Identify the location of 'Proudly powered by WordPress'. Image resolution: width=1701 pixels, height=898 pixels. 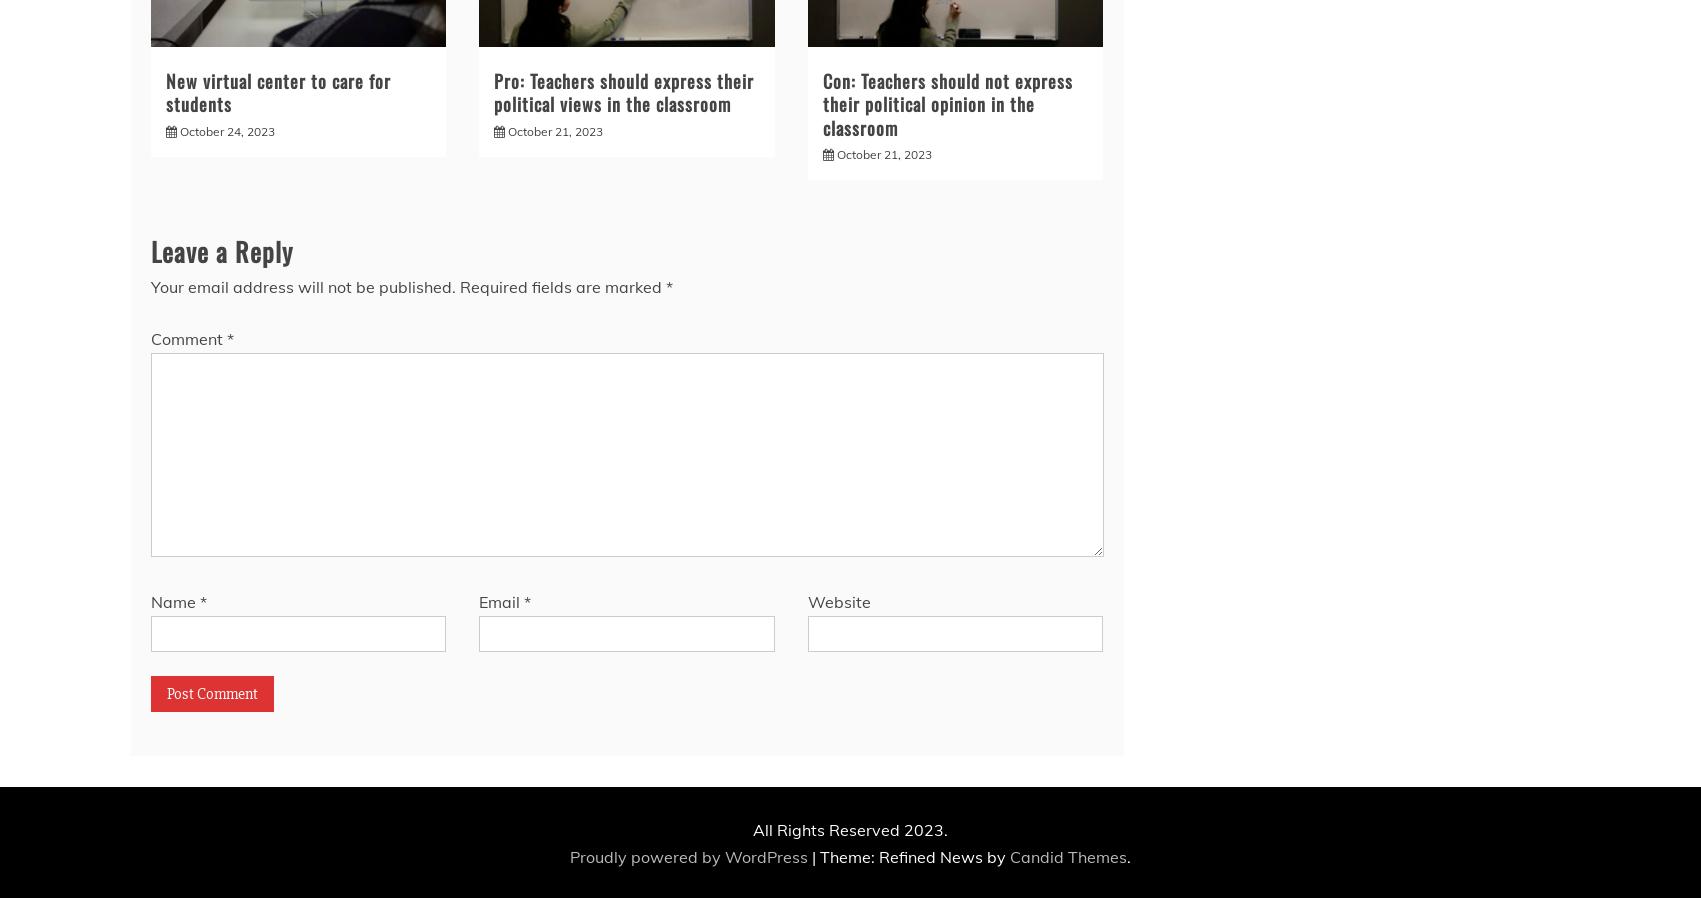
(689, 856).